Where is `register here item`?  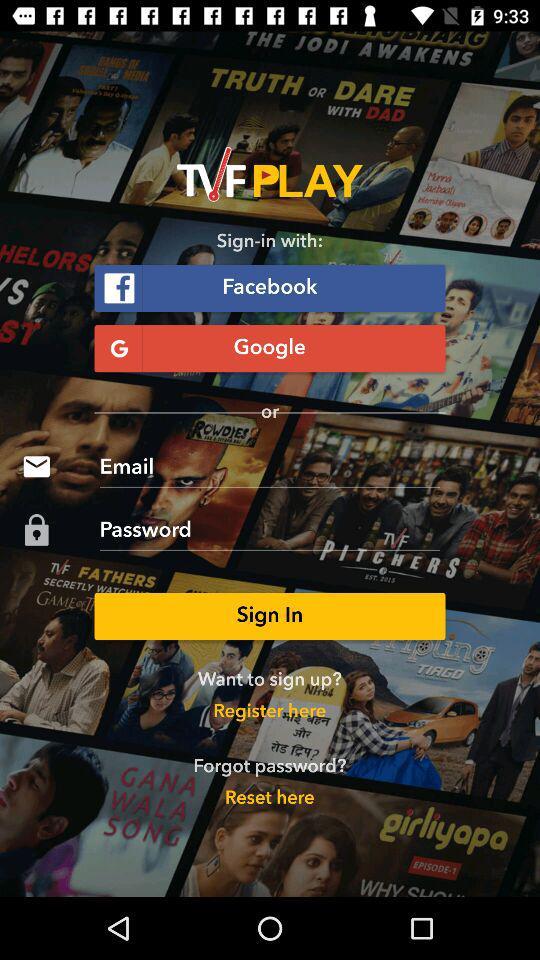 register here item is located at coordinates (269, 712).